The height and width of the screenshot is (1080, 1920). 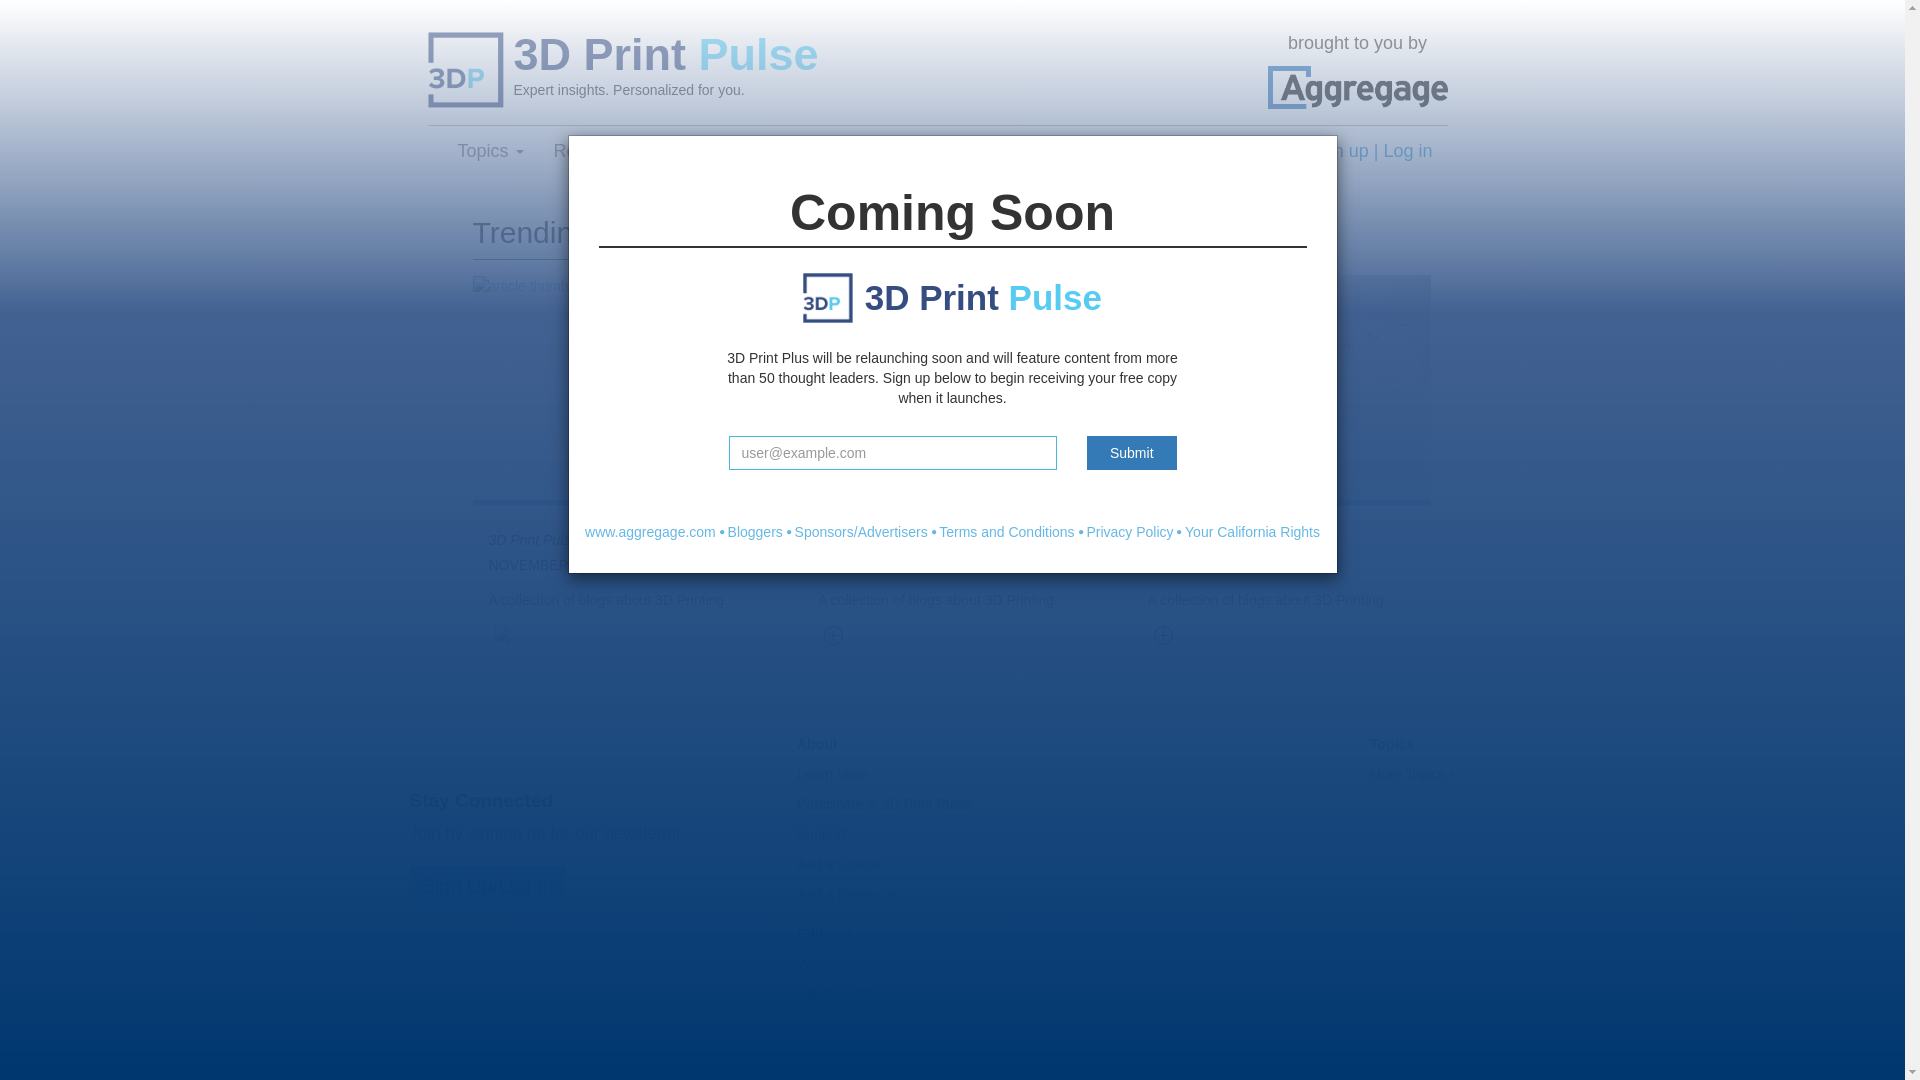 I want to click on 'Sign up | Log in', so click(x=1369, y=149).